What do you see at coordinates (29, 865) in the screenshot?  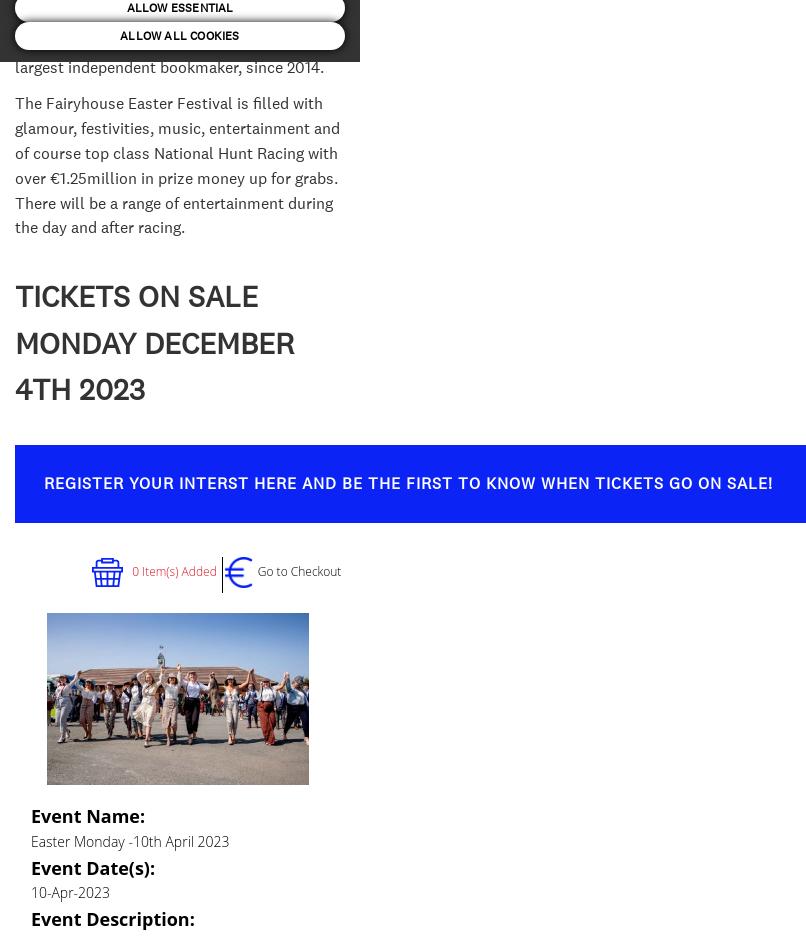 I see `'Event Date(s):'` at bounding box center [29, 865].